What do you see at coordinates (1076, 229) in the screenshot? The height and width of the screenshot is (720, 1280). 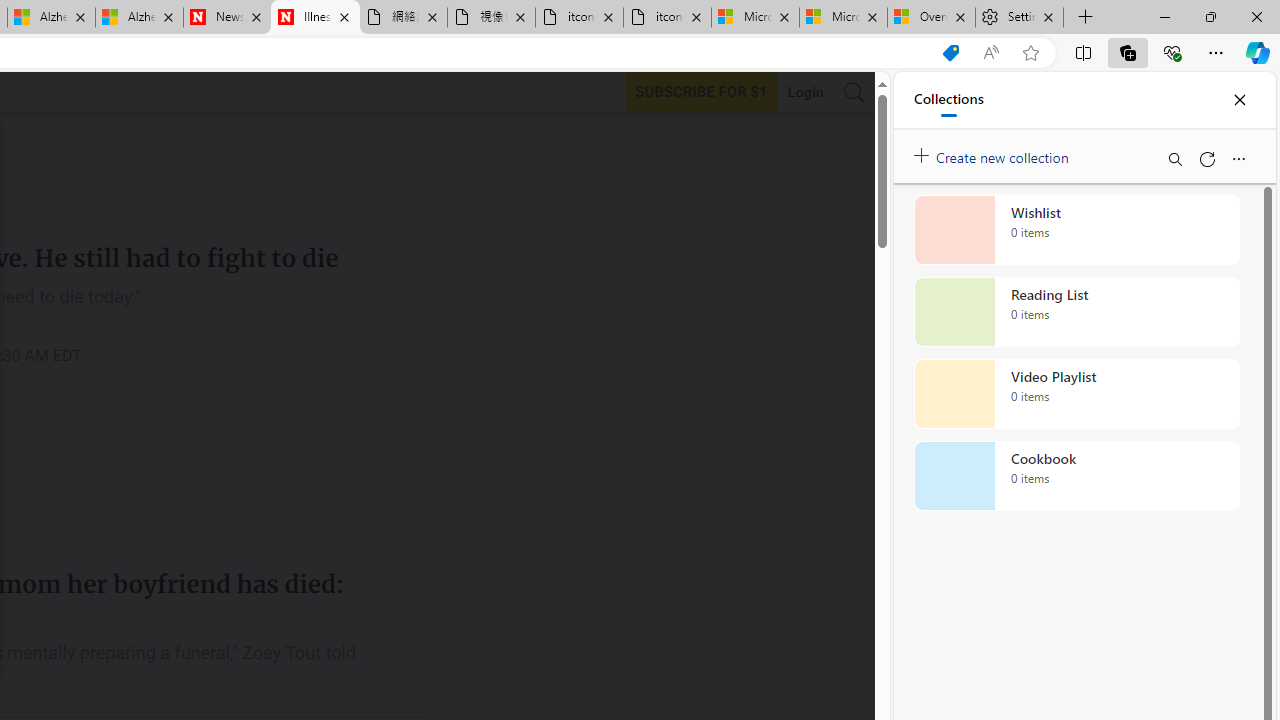 I see `'Wishlist collection, 0 items'` at bounding box center [1076, 229].